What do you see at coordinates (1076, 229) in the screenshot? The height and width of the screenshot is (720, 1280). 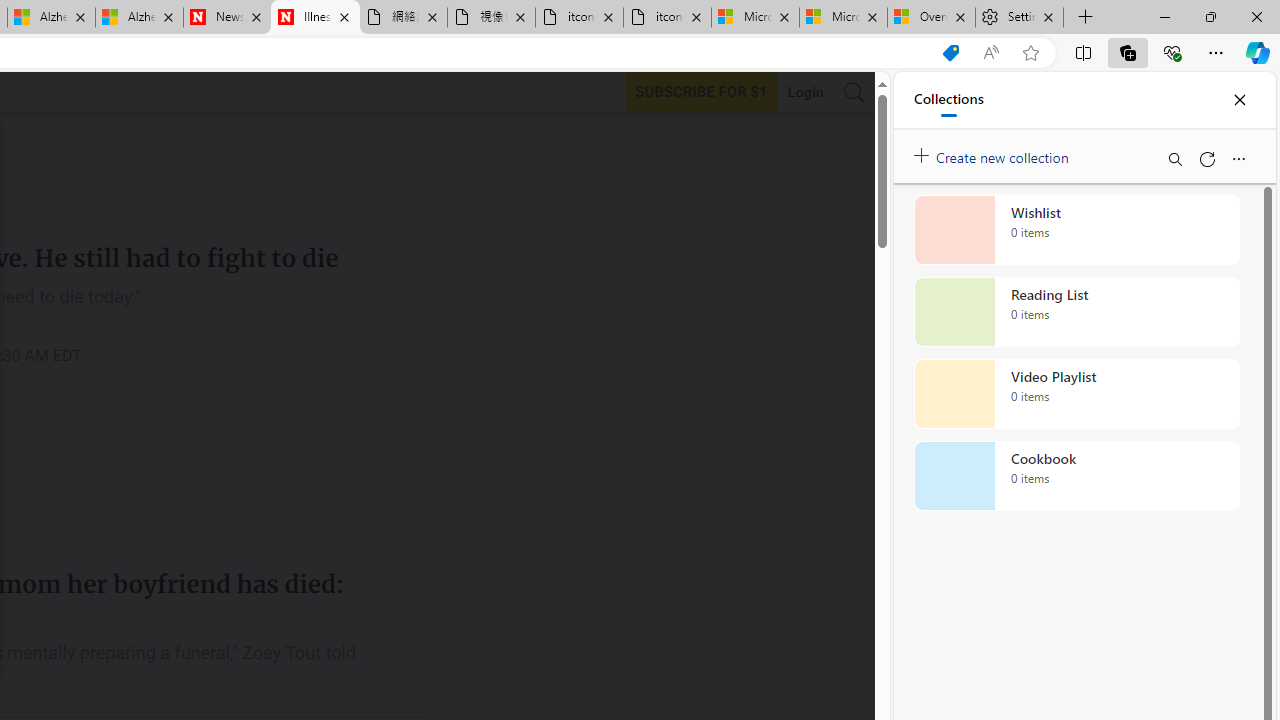 I see `'Wishlist collection, 0 items'` at bounding box center [1076, 229].